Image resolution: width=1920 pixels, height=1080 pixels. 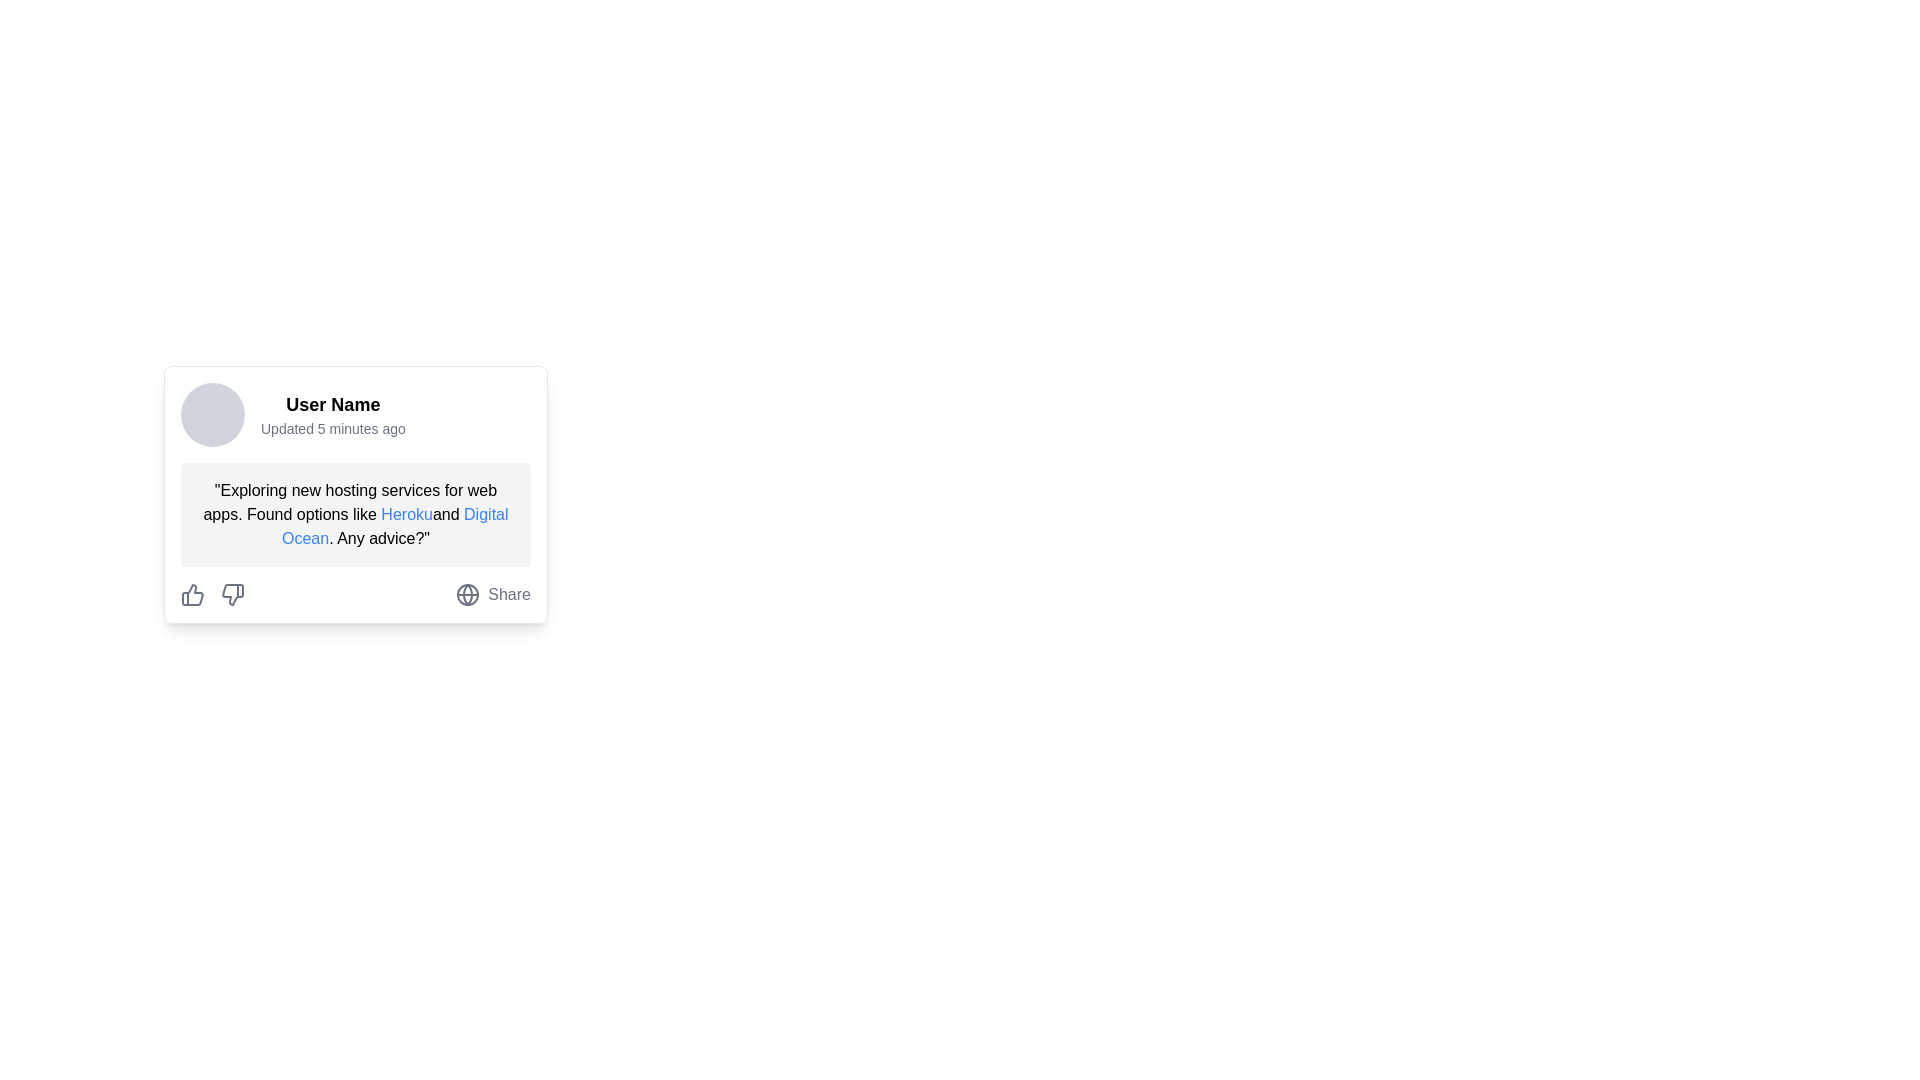 I want to click on the dislike button located to the right of the thumbs up icon and to the left of the share button under the user post to indicate dislike for the post, so click(x=233, y=593).